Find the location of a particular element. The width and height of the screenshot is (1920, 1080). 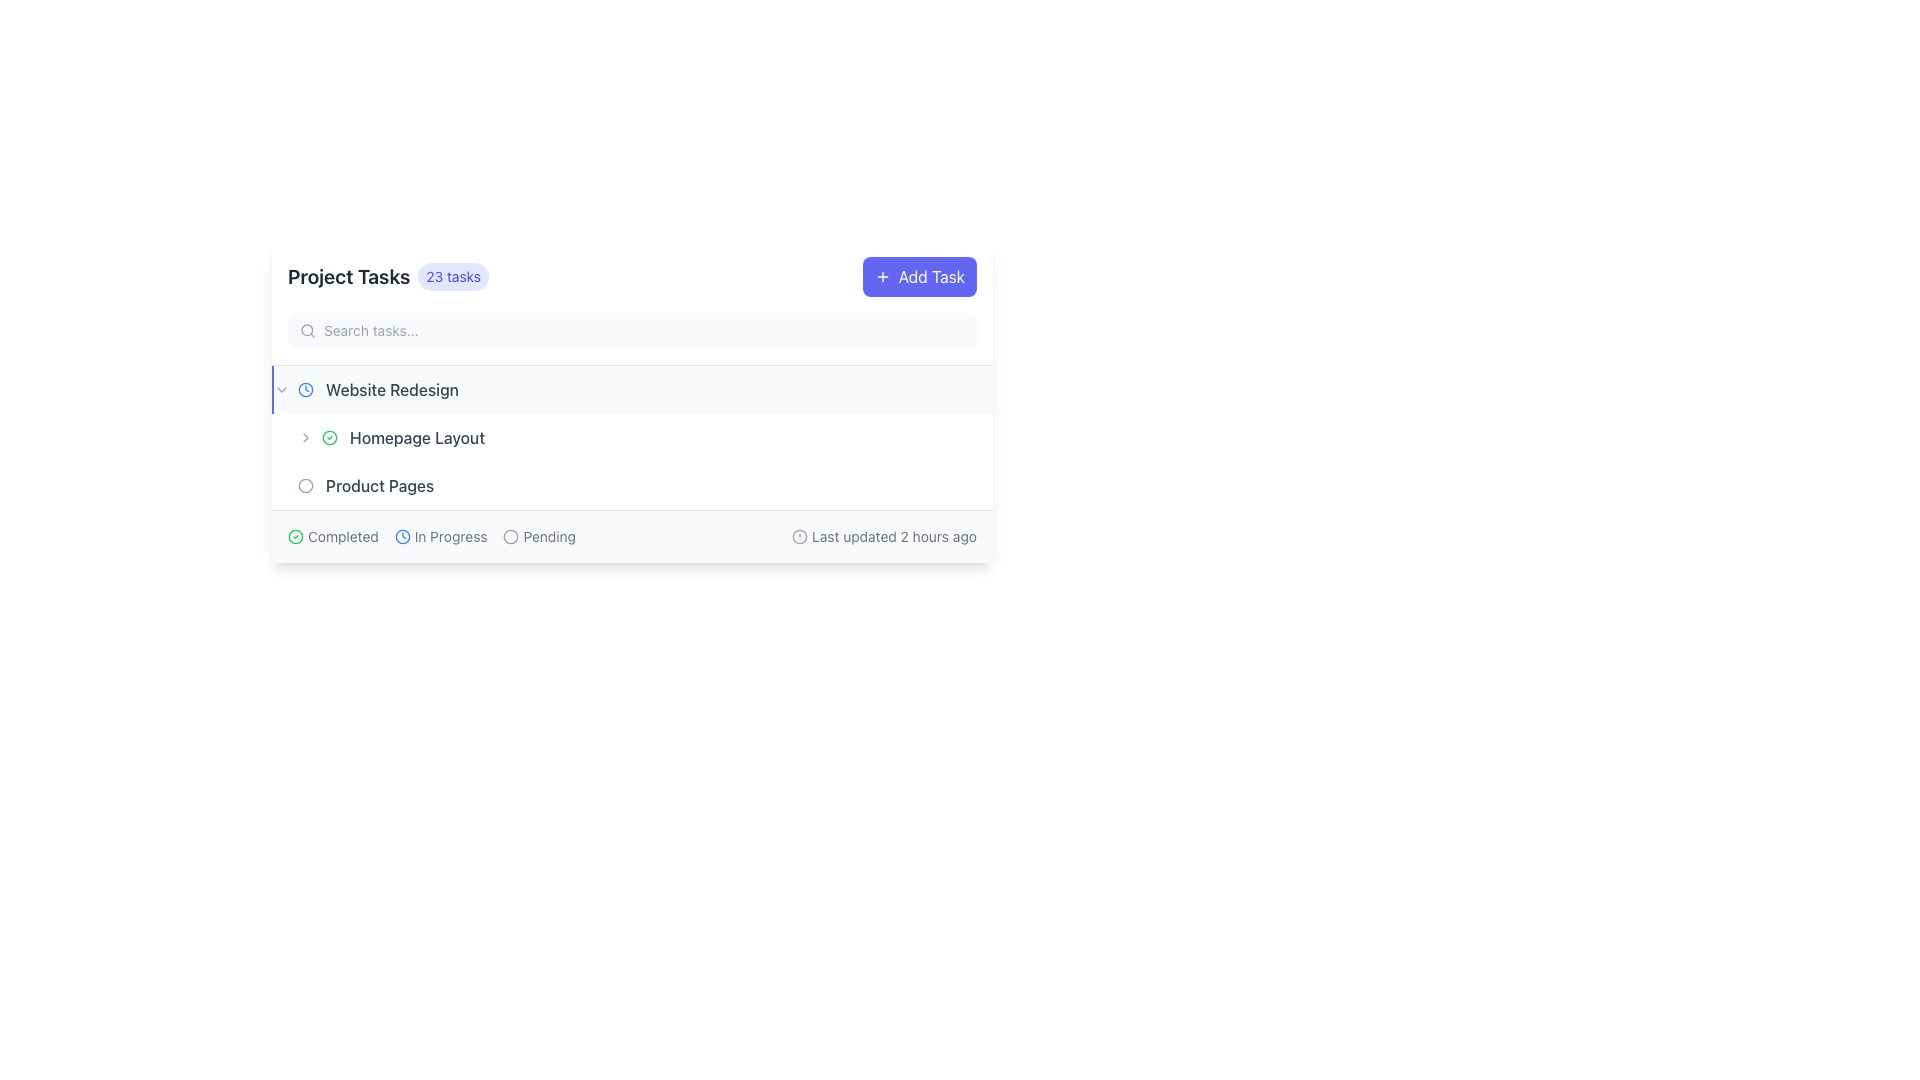

the central circular part of the alert icon located to the right of the 'Pending' label in the interface is located at coordinates (800, 535).